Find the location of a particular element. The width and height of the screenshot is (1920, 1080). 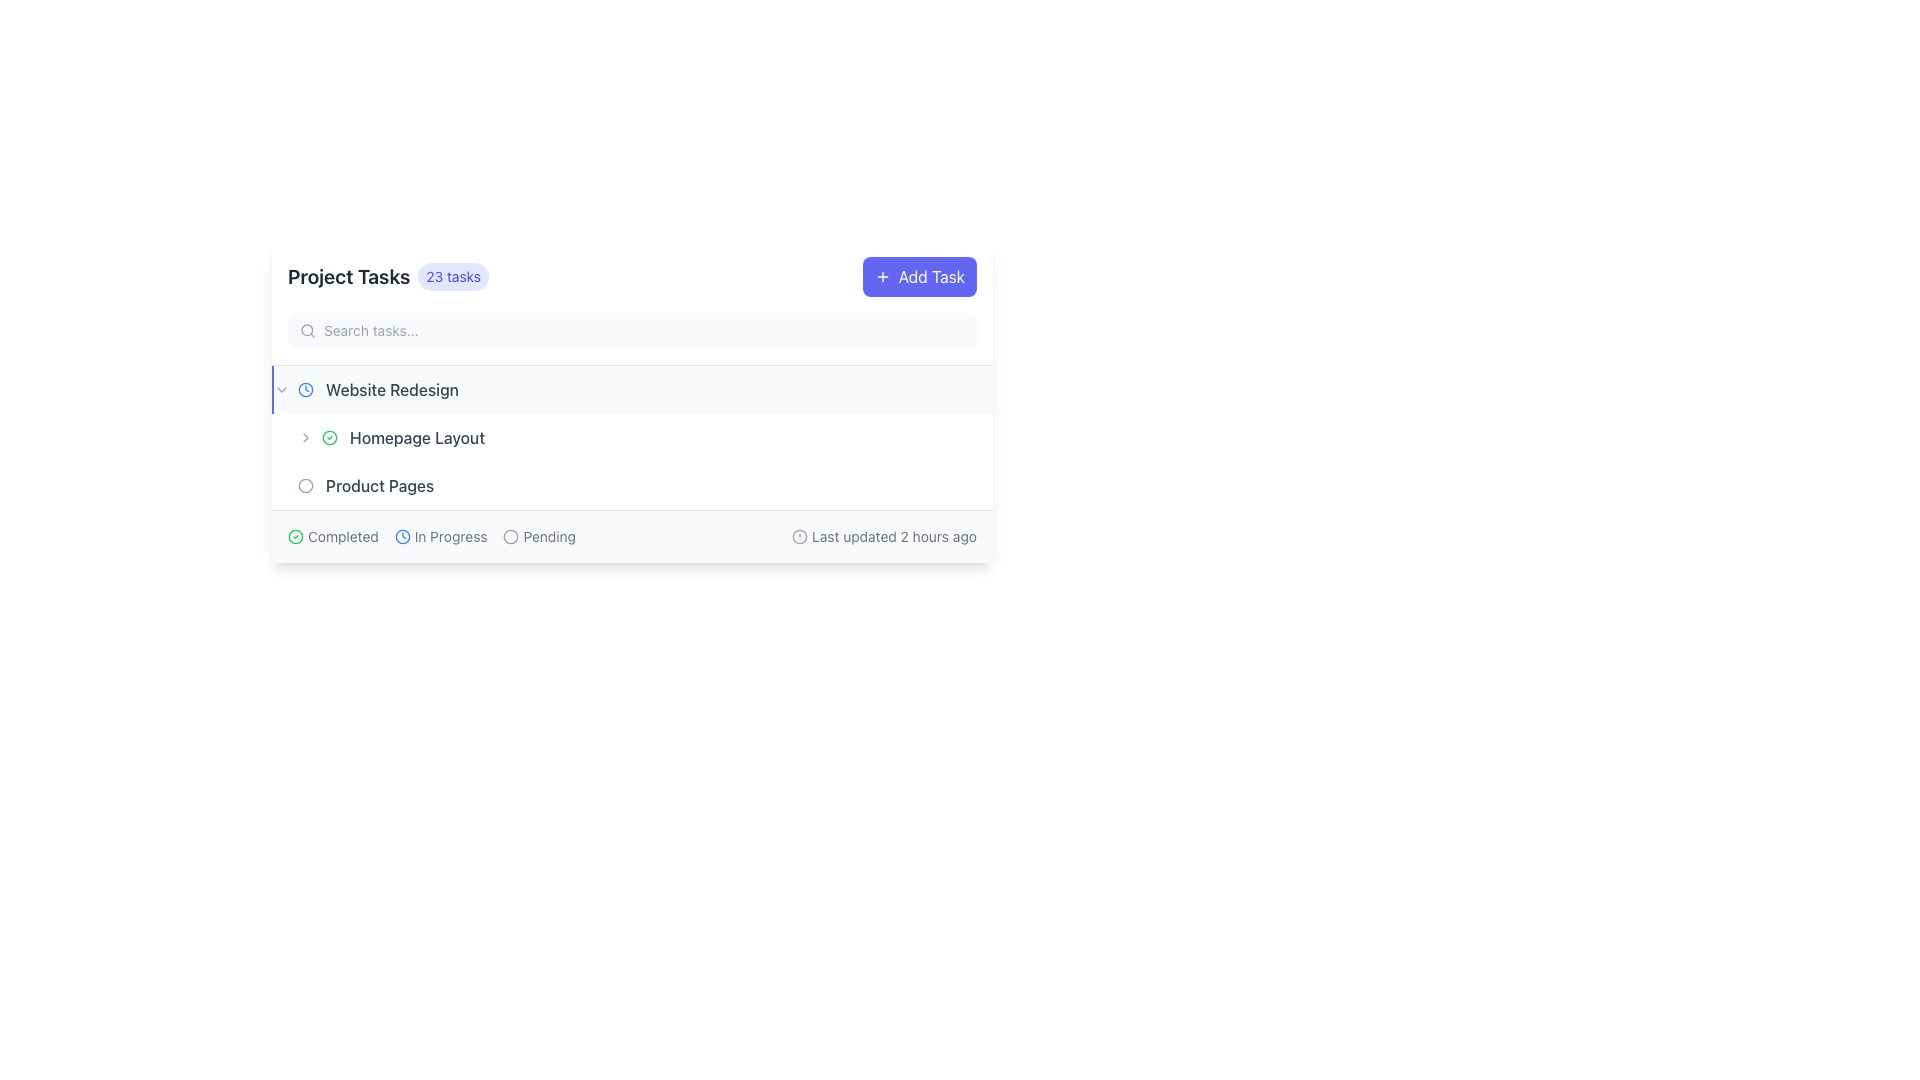

the central circular part of the alert icon located to the right of the 'Pending' label in the interface is located at coordinates (800, 535).